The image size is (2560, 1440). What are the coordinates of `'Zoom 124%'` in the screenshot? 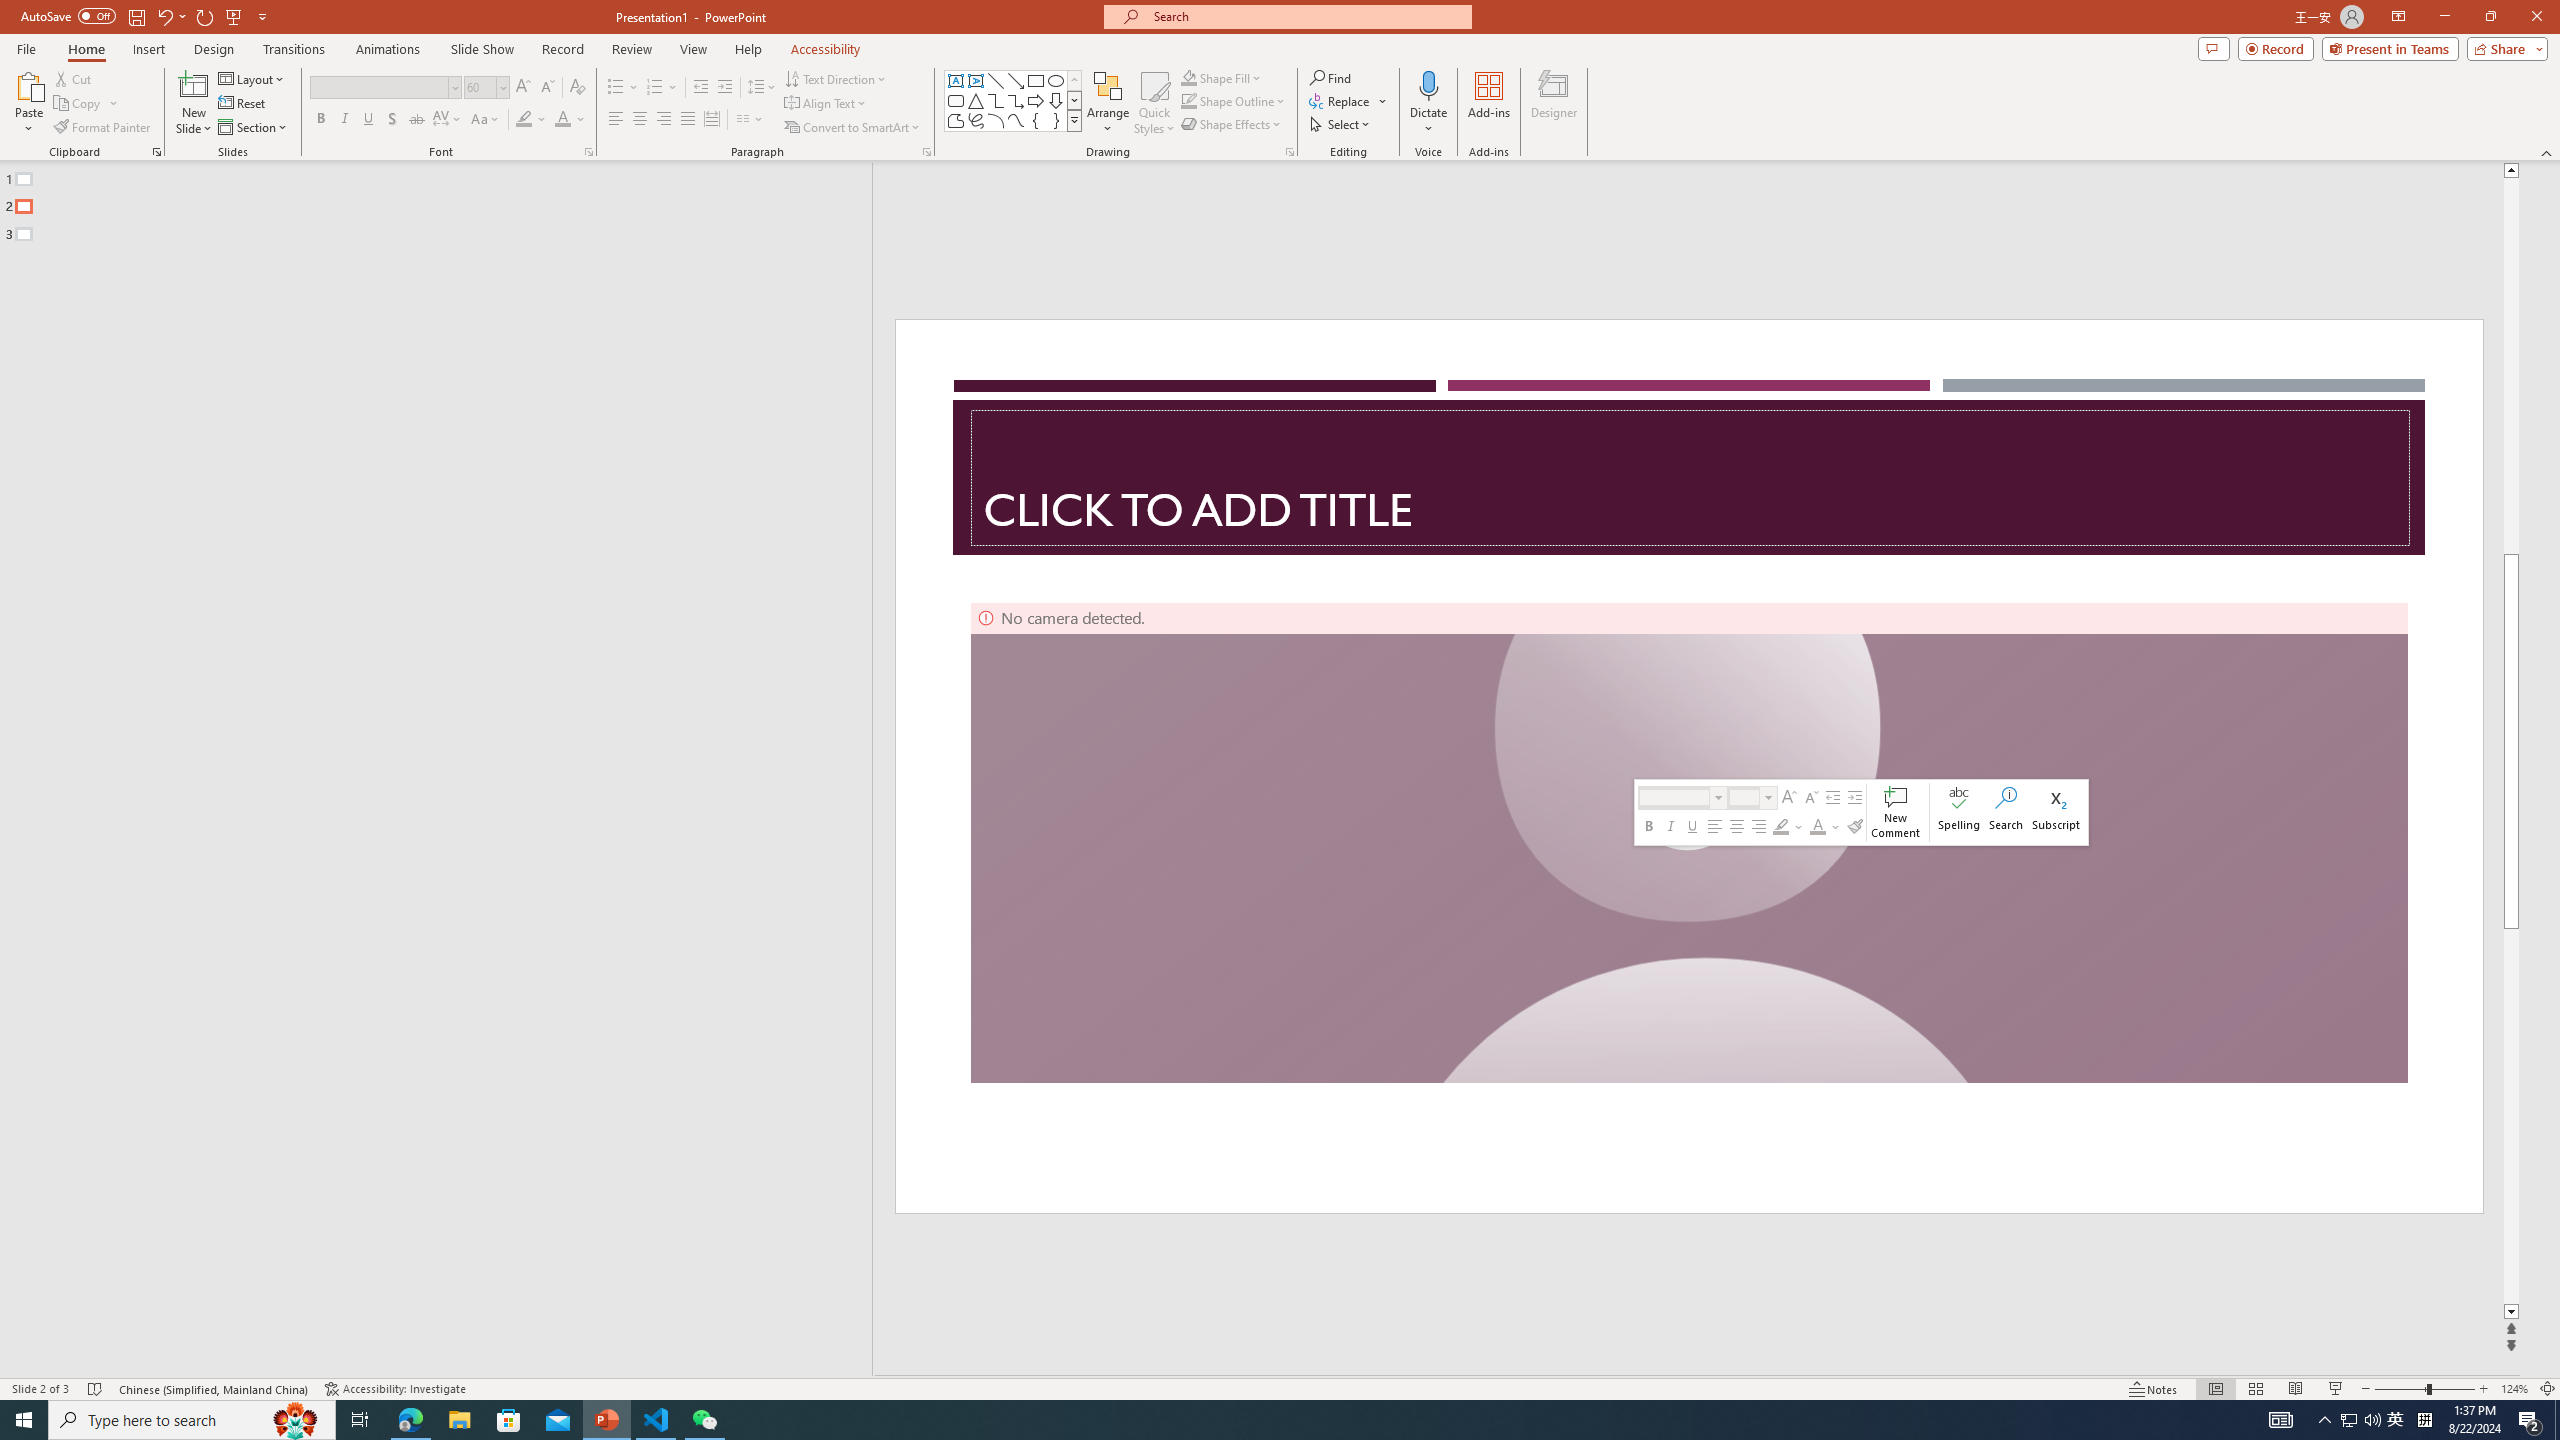 It's located at (2515, 1389).